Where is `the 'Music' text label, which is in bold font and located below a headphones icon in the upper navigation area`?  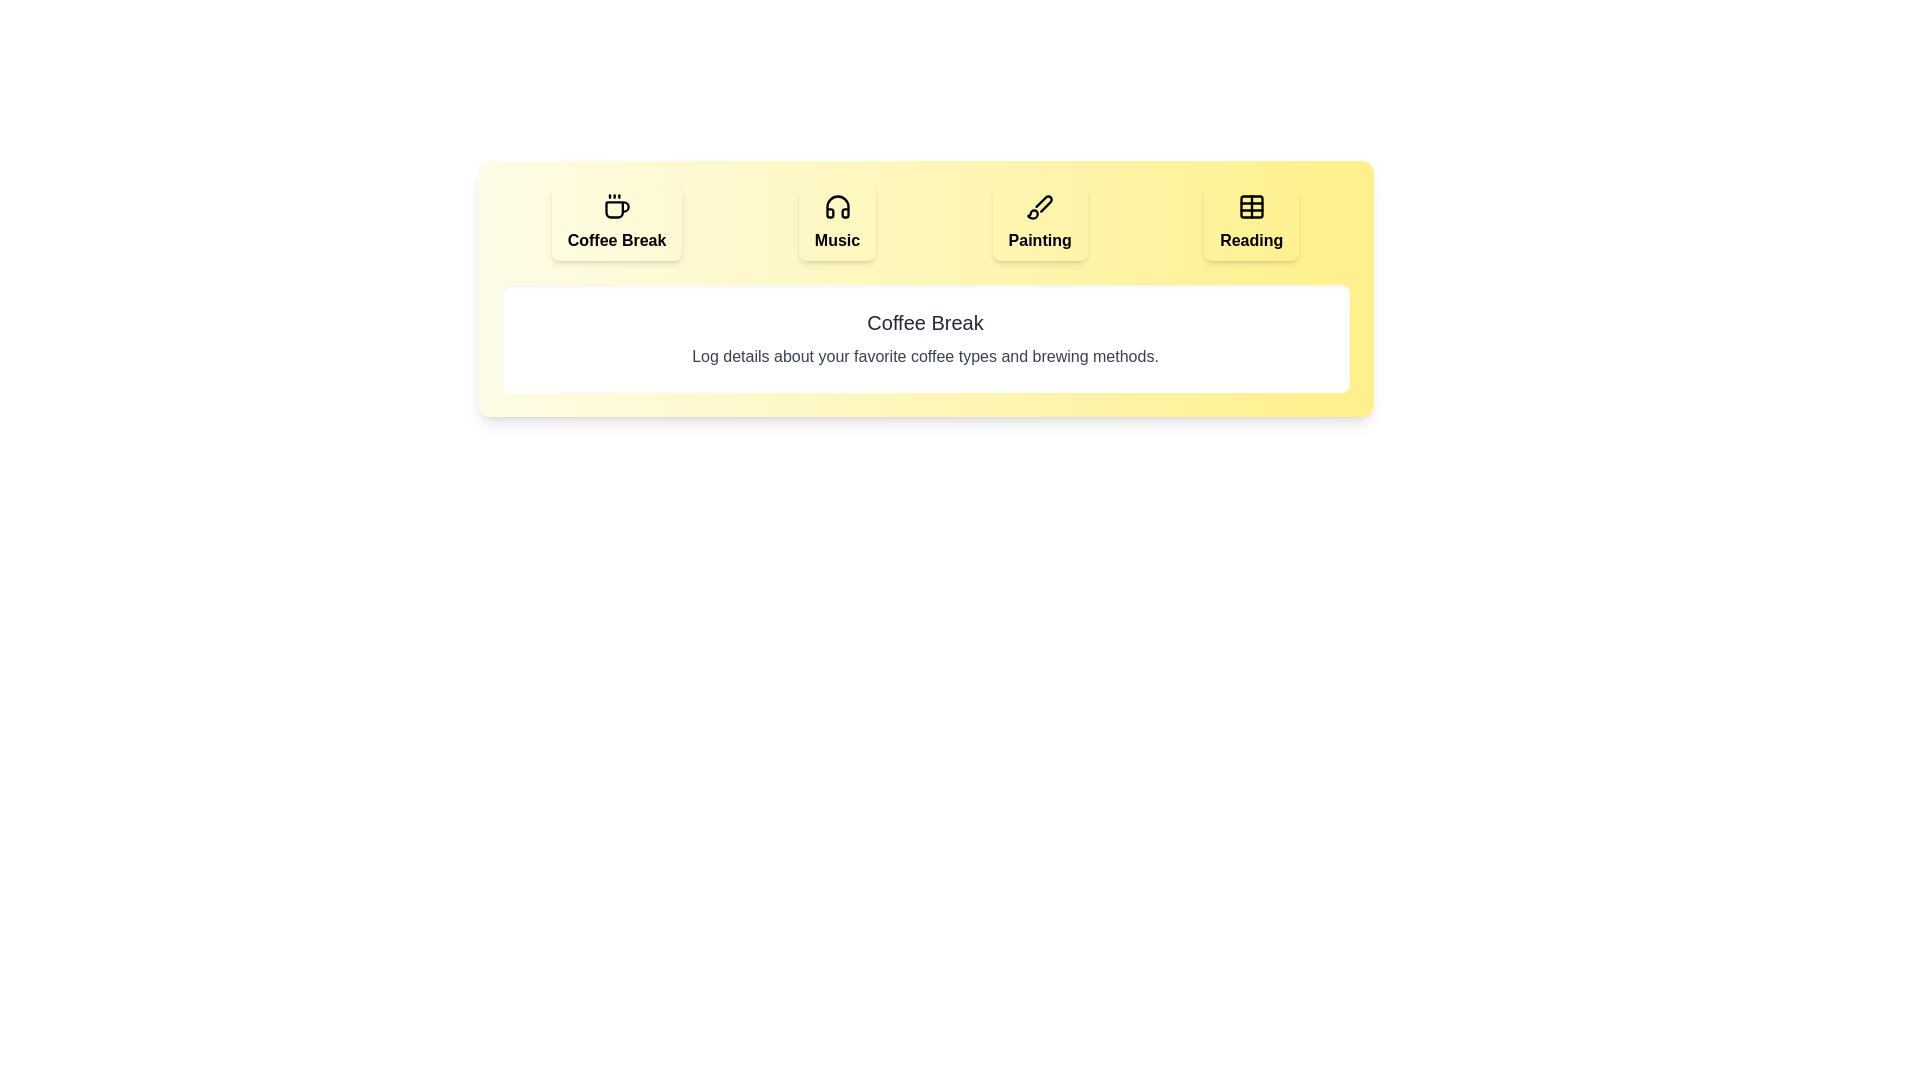 the 'Music' text label, which is in bold font and located below a headphones icon in the upper navigation area is located at coordinates (837, 239).